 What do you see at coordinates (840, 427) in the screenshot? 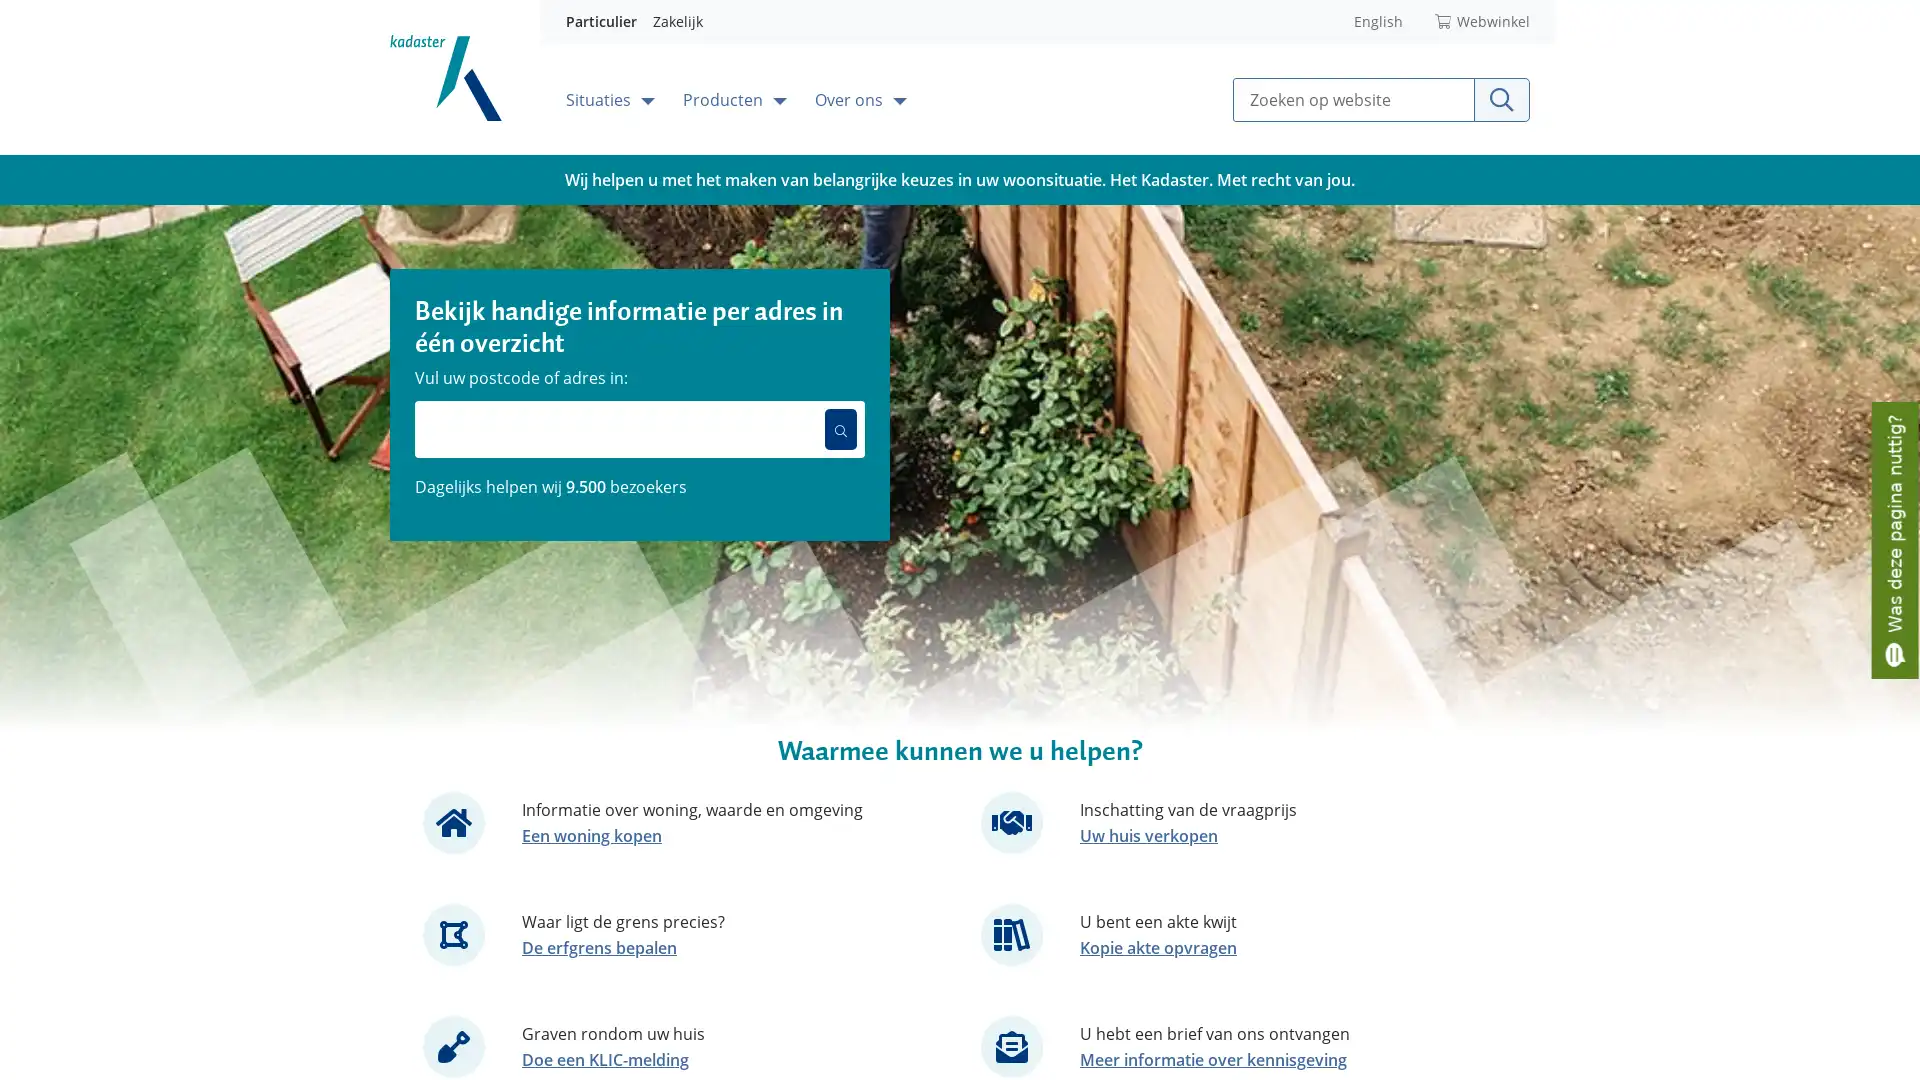
I see `Zoeken` at bounding box center [840, 427].